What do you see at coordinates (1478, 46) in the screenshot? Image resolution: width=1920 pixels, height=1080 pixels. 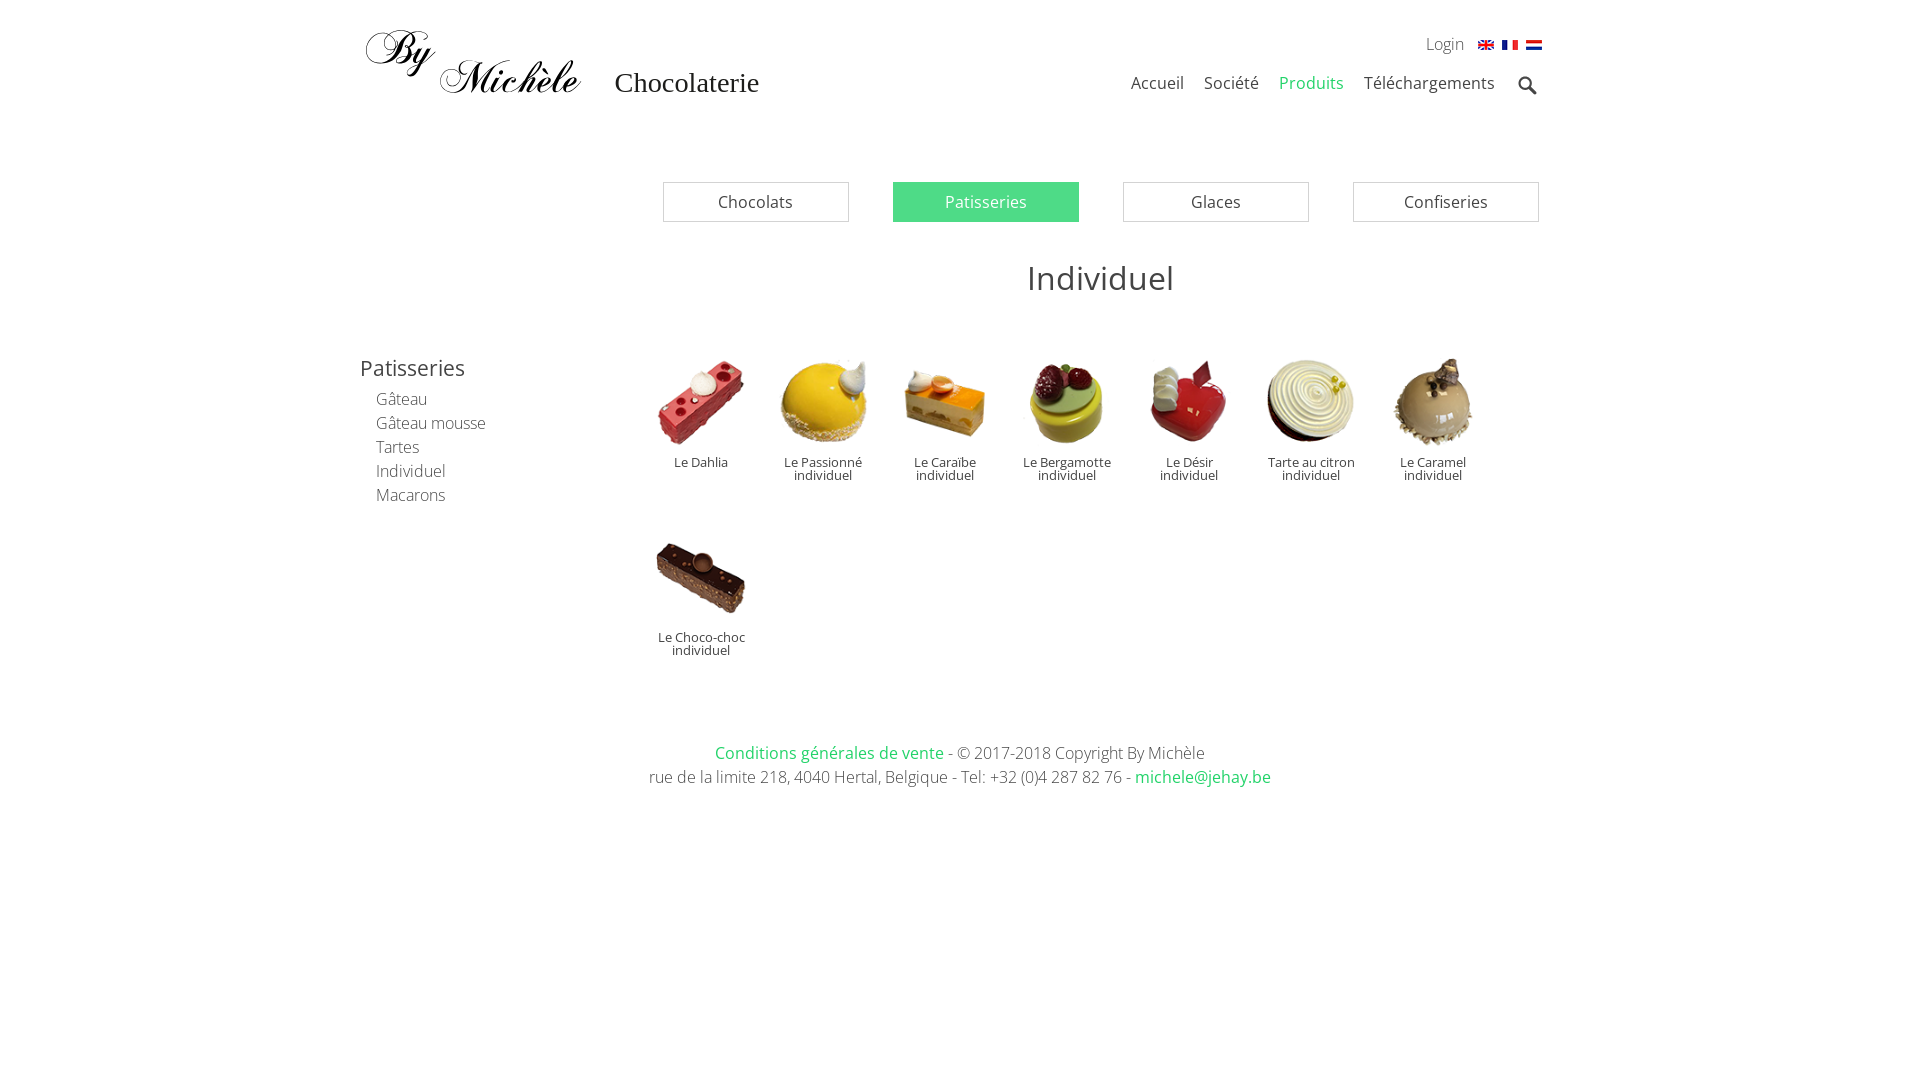 I see `'En'` at bounding box center [1478, 46].